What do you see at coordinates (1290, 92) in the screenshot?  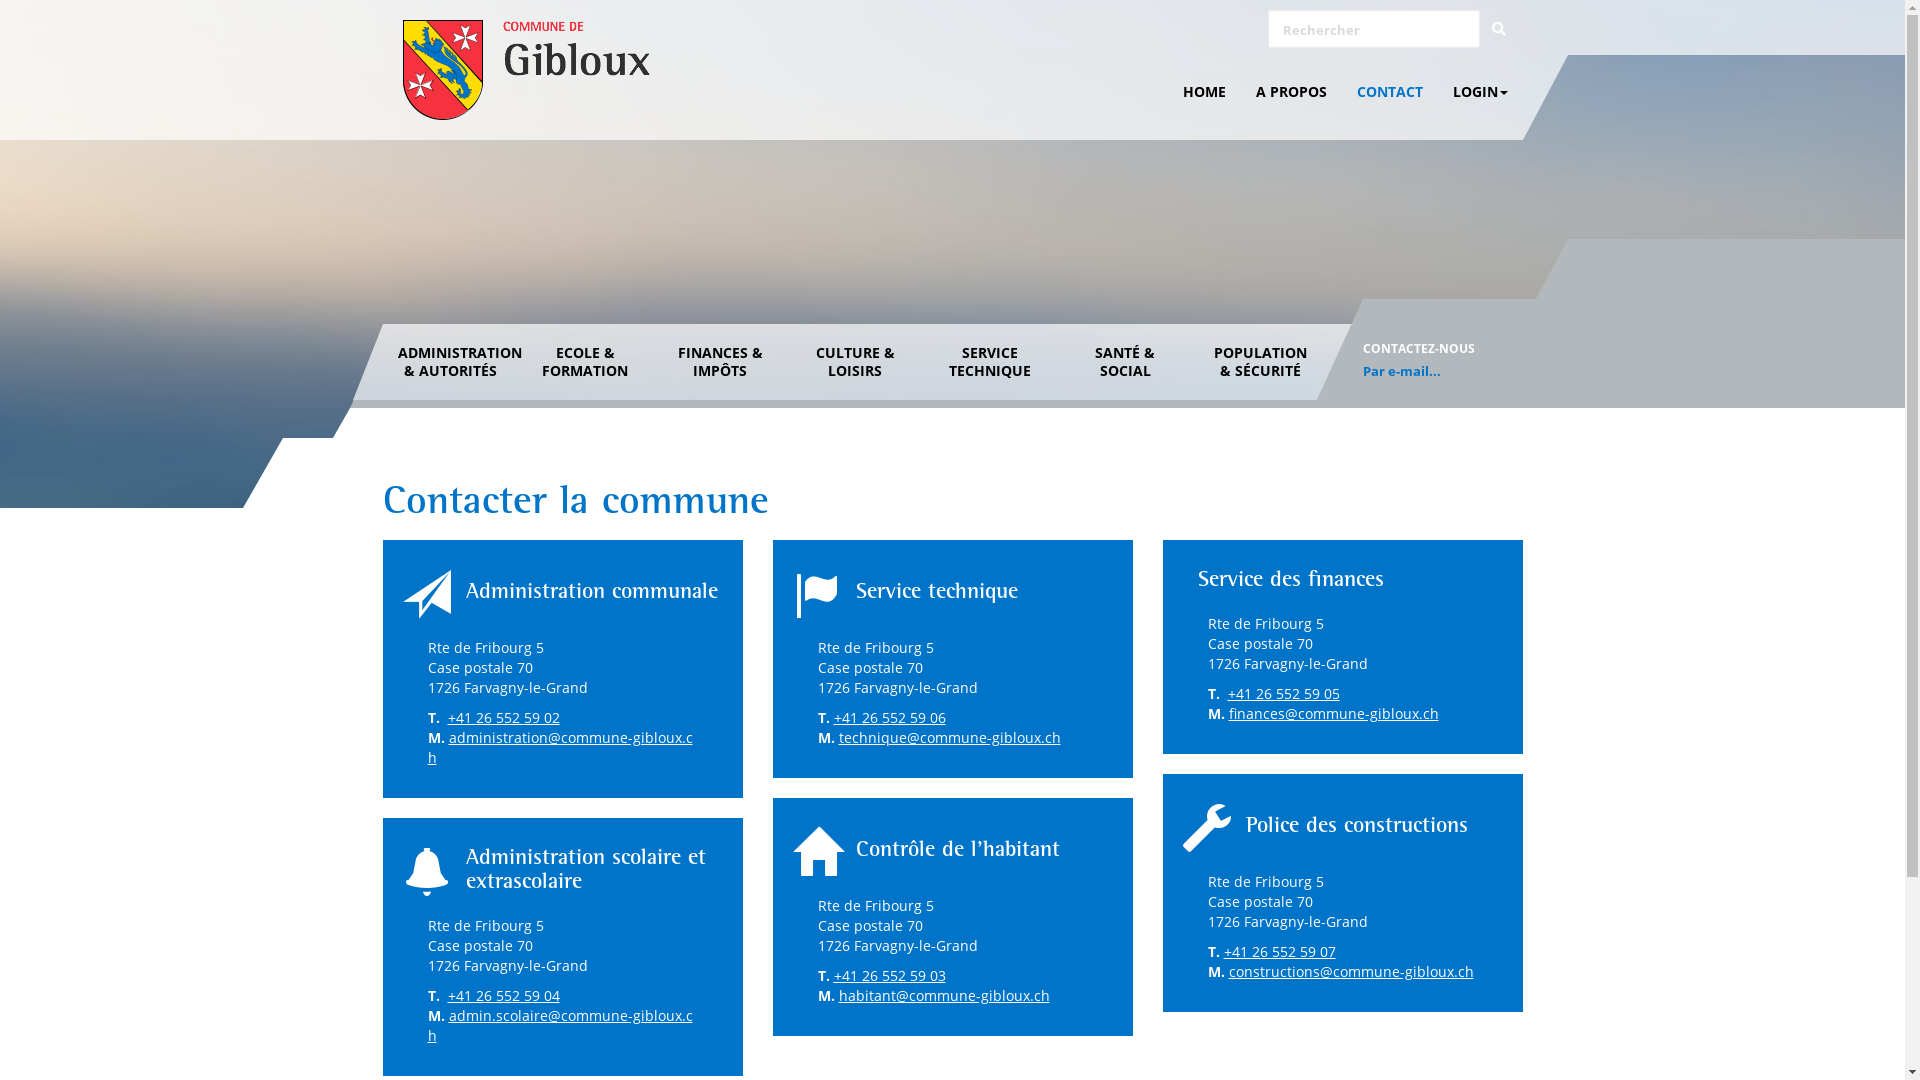 I see `'A PROPOS'` at bounding box center [1290, 92].